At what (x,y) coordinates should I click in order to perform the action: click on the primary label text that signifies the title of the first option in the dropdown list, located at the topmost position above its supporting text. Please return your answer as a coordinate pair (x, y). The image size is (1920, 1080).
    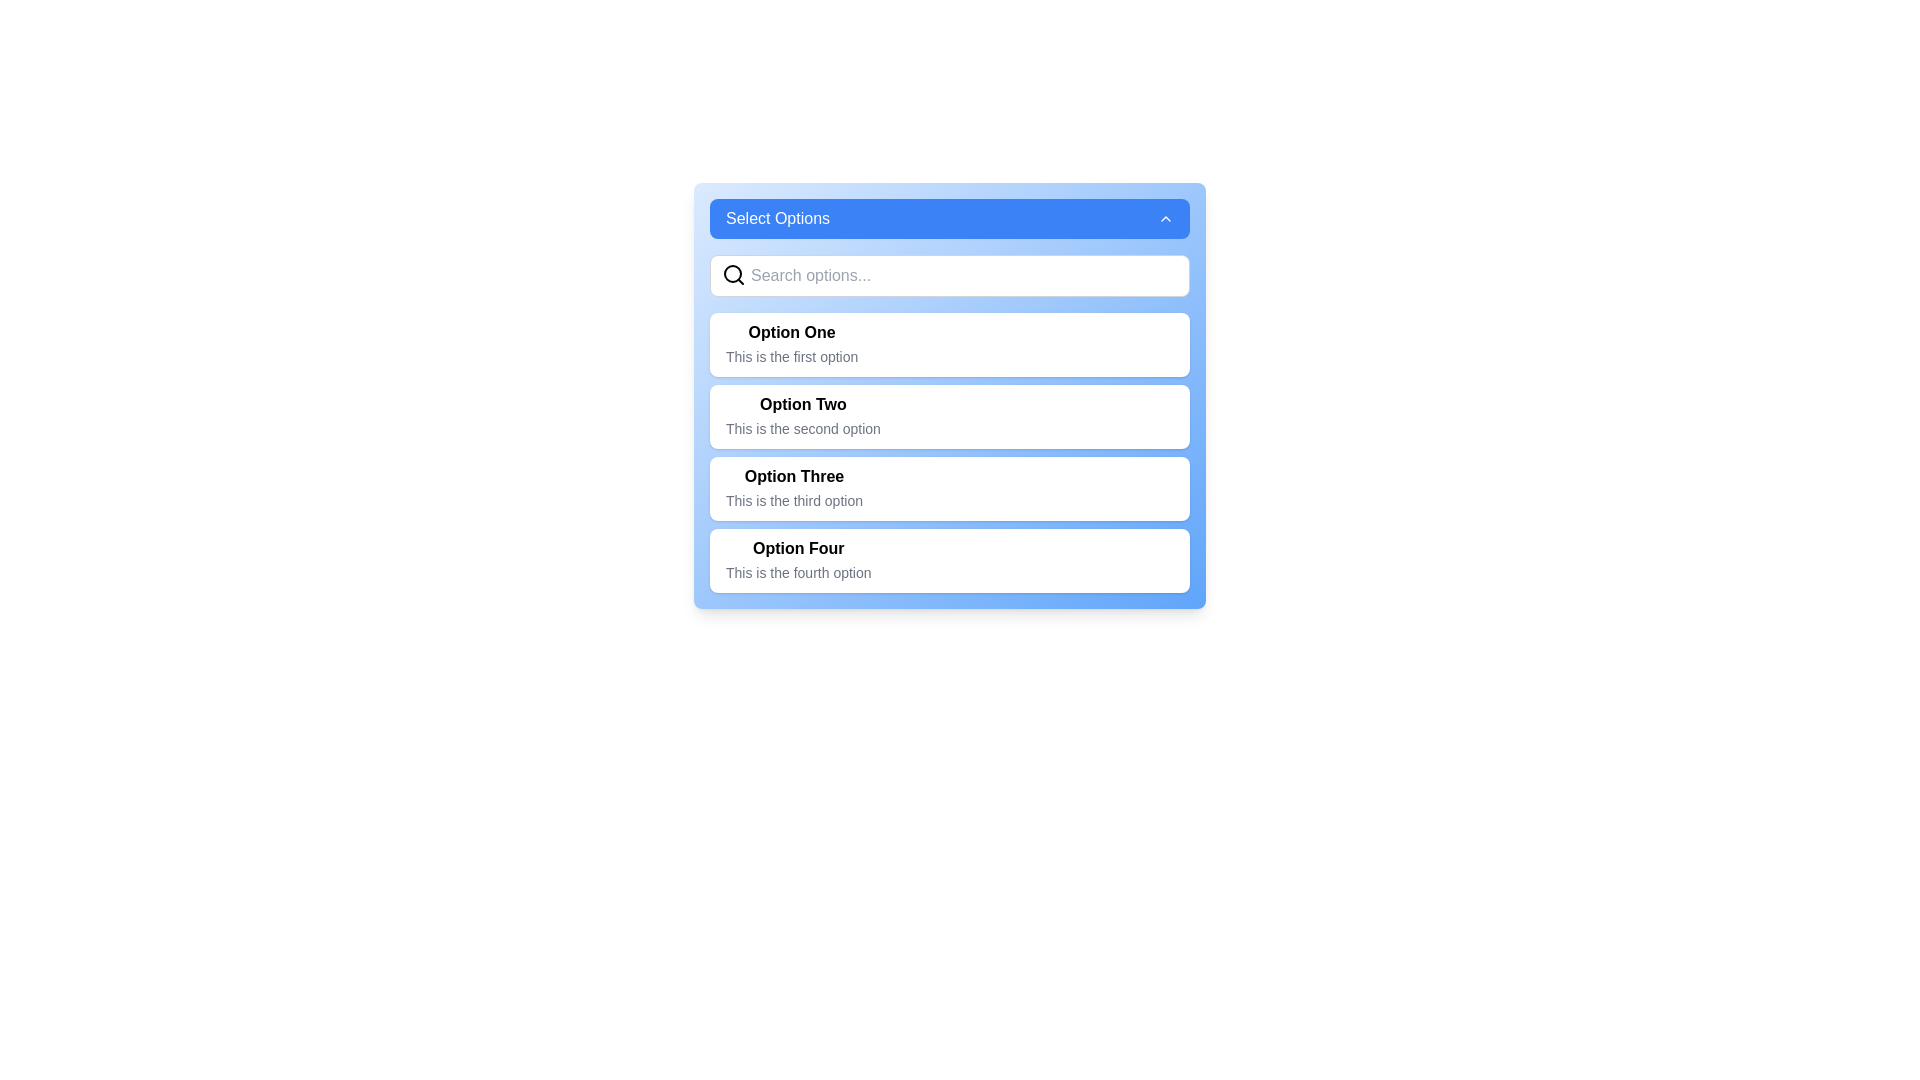
    Looking at the image, I should click on (791, 331).